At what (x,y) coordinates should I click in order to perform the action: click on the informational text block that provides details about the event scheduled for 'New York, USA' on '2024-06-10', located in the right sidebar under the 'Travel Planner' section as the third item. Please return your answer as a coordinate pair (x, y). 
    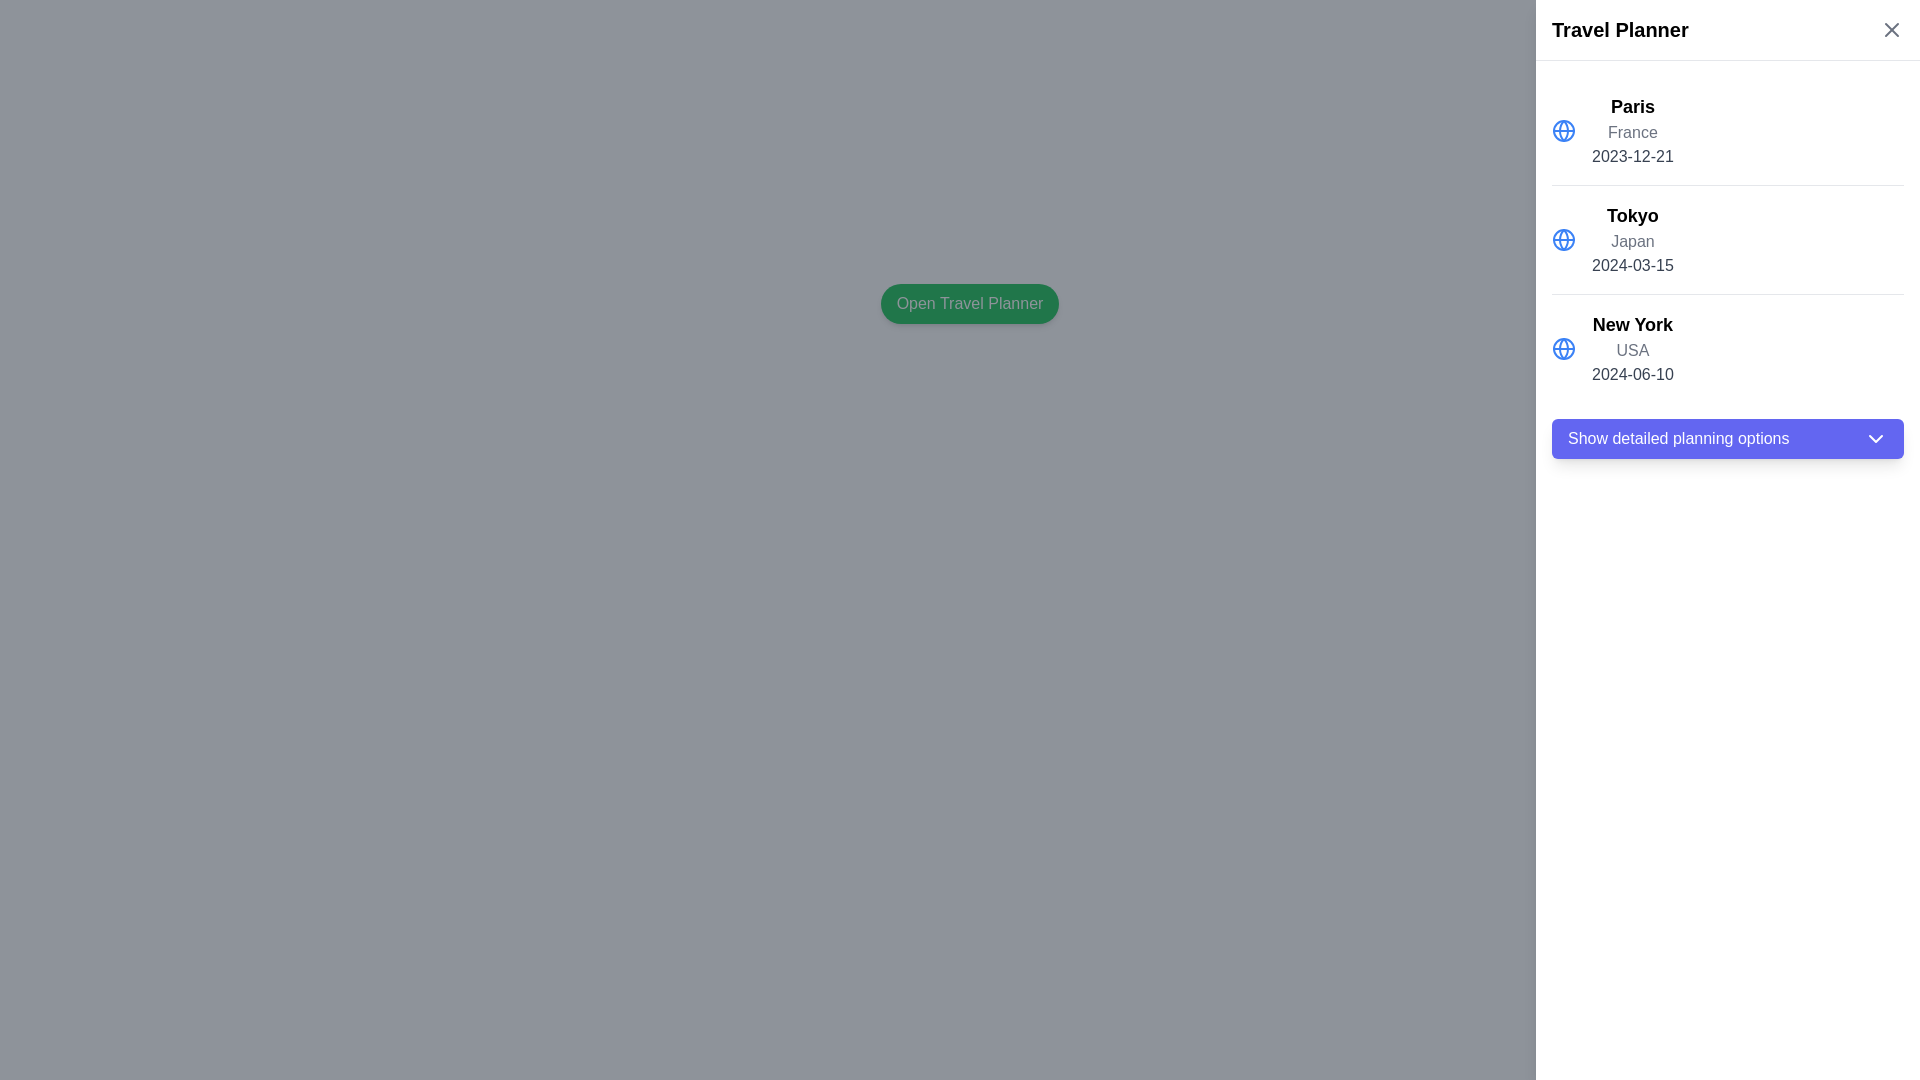
    Looking at the image, I should click on (1632, 347).